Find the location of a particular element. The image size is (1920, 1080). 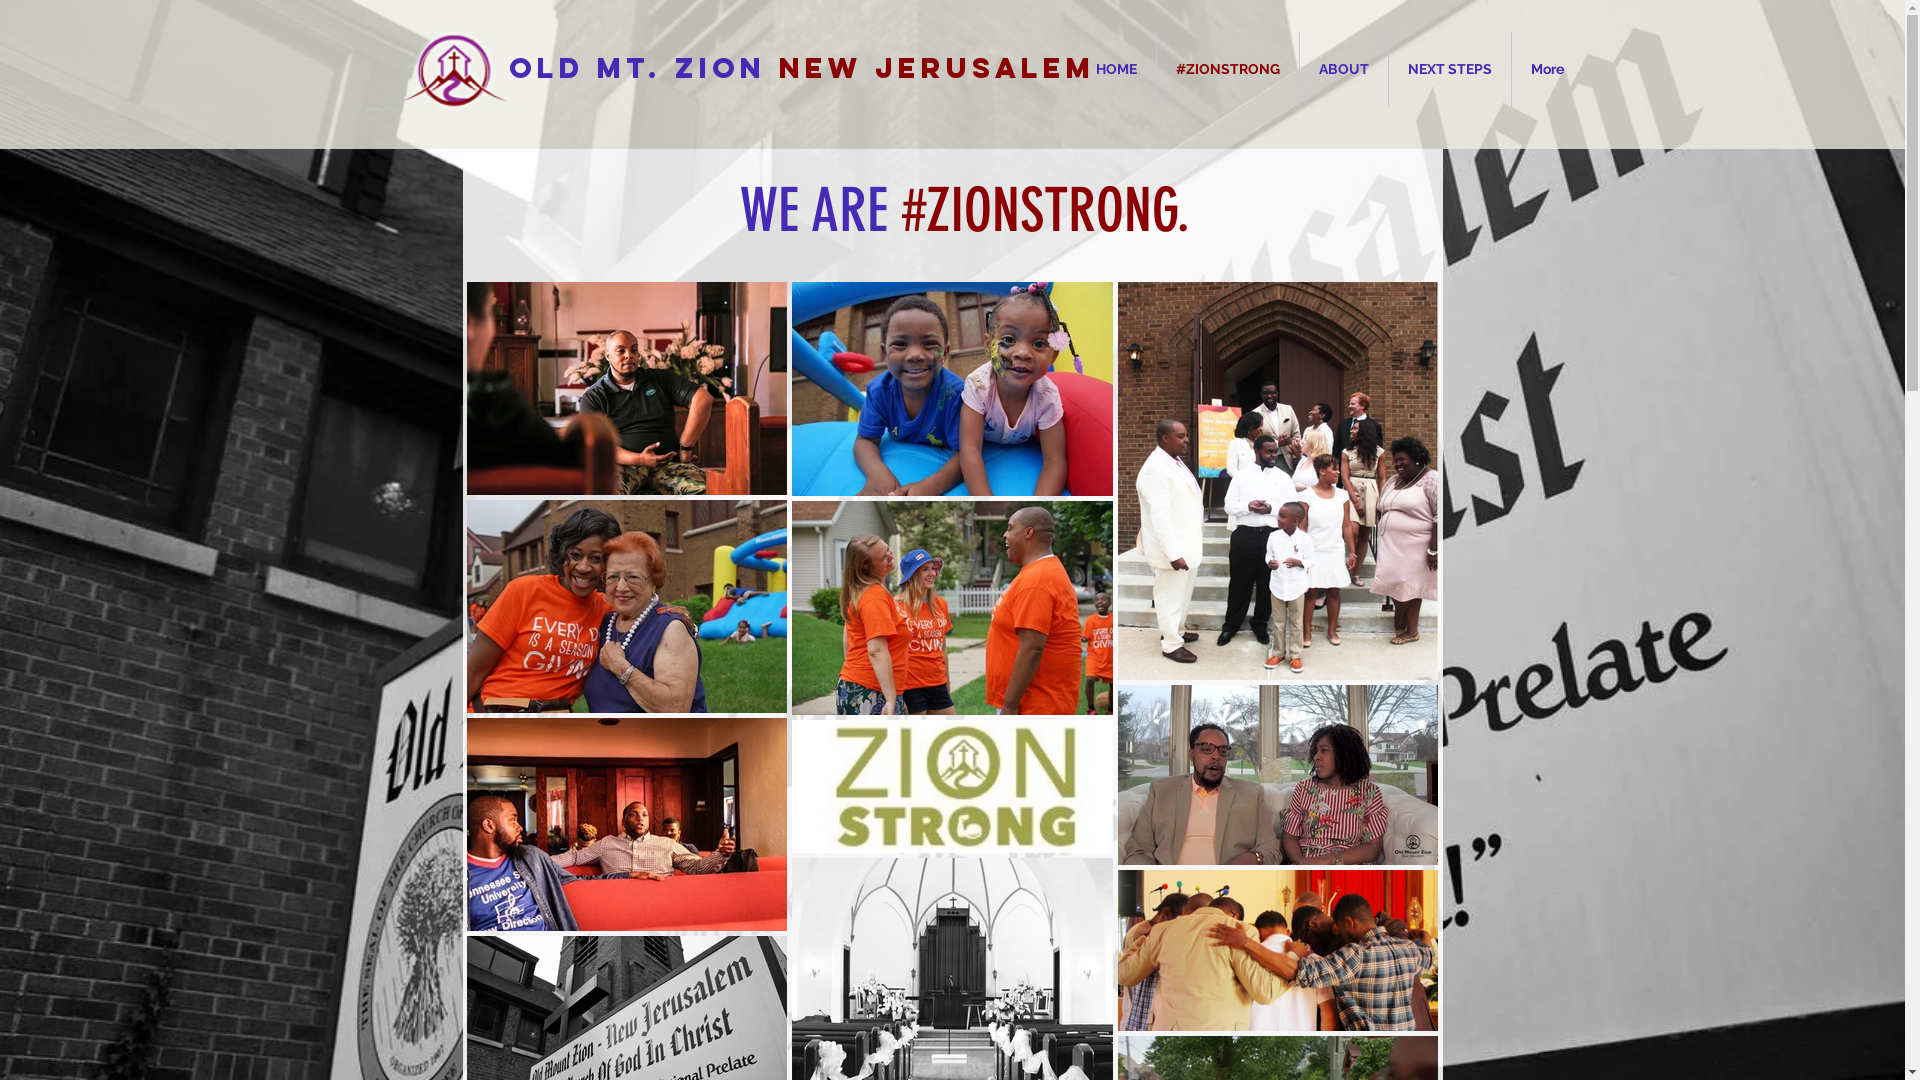

'HOME' is located at coordinates (1114, 68).